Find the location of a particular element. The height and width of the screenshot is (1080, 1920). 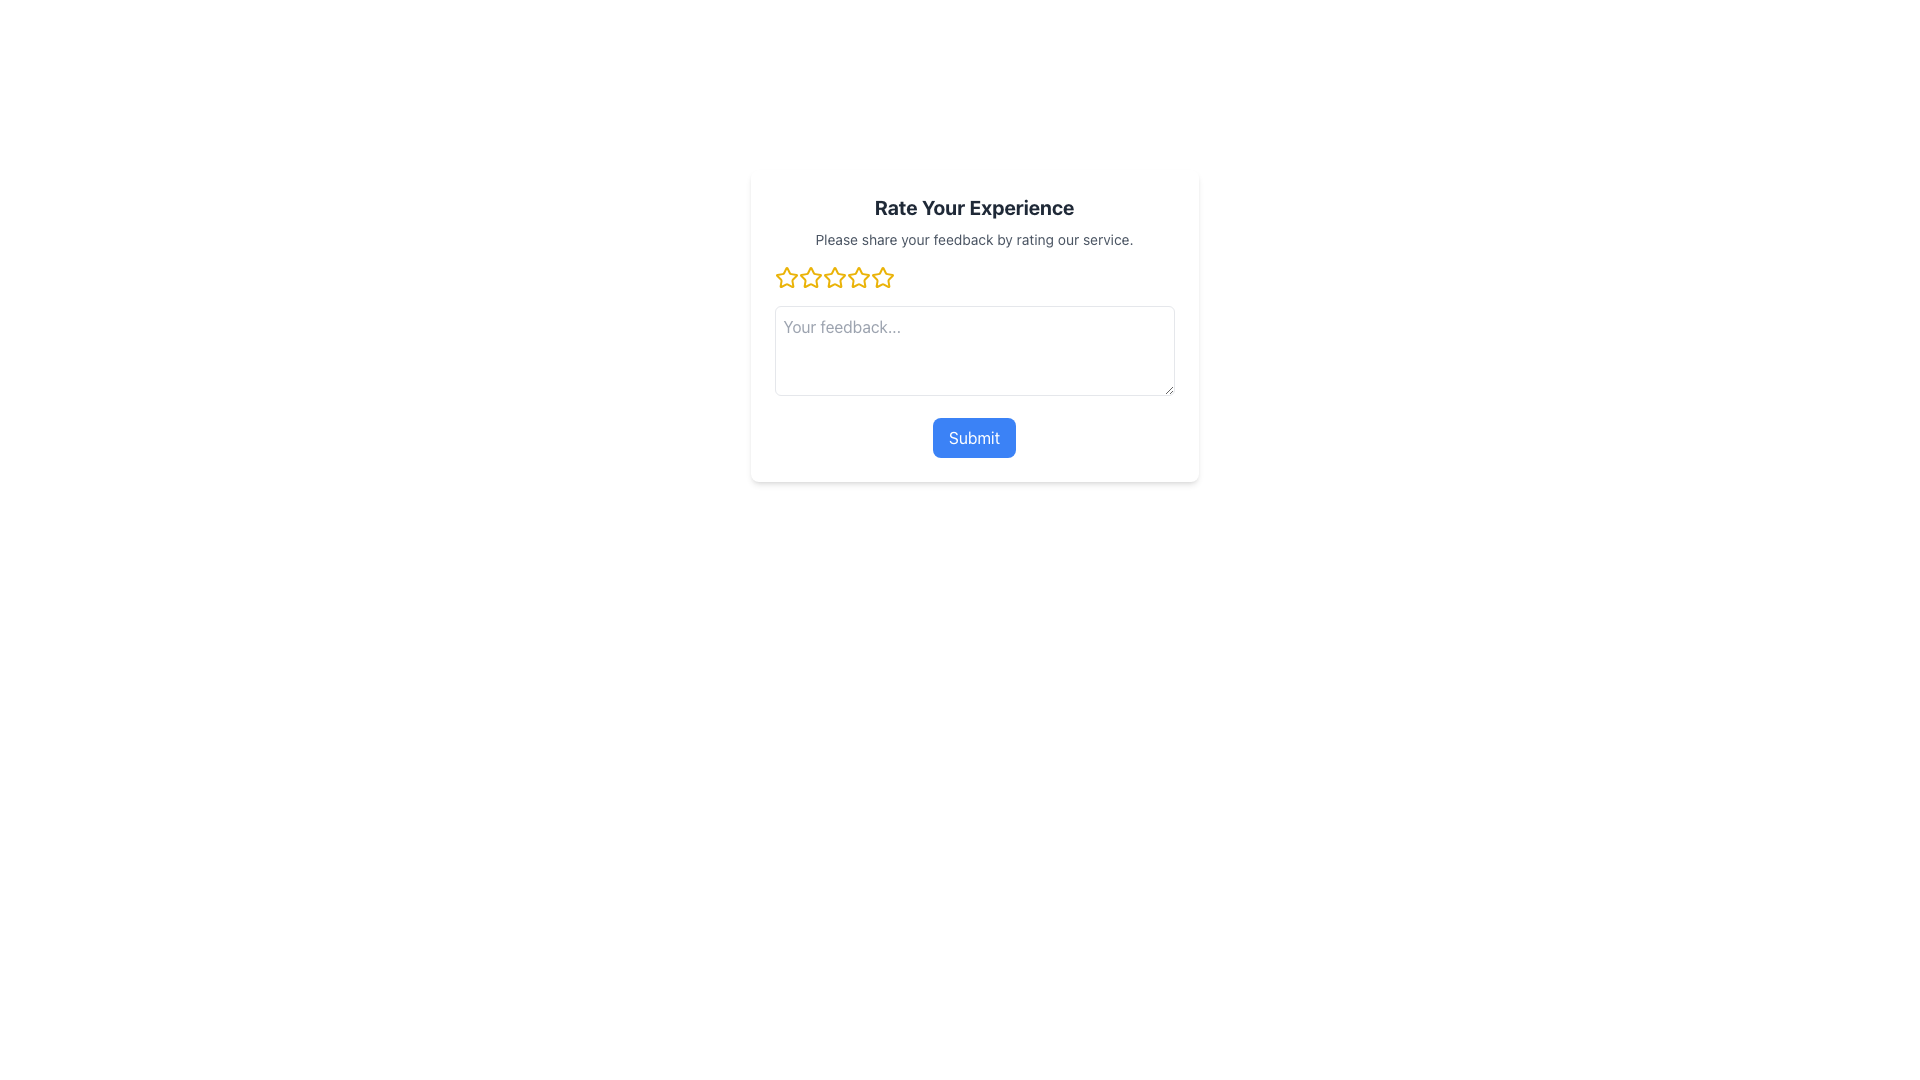

the fifth star icon in the rating interface is located at coordinates (858, 277).